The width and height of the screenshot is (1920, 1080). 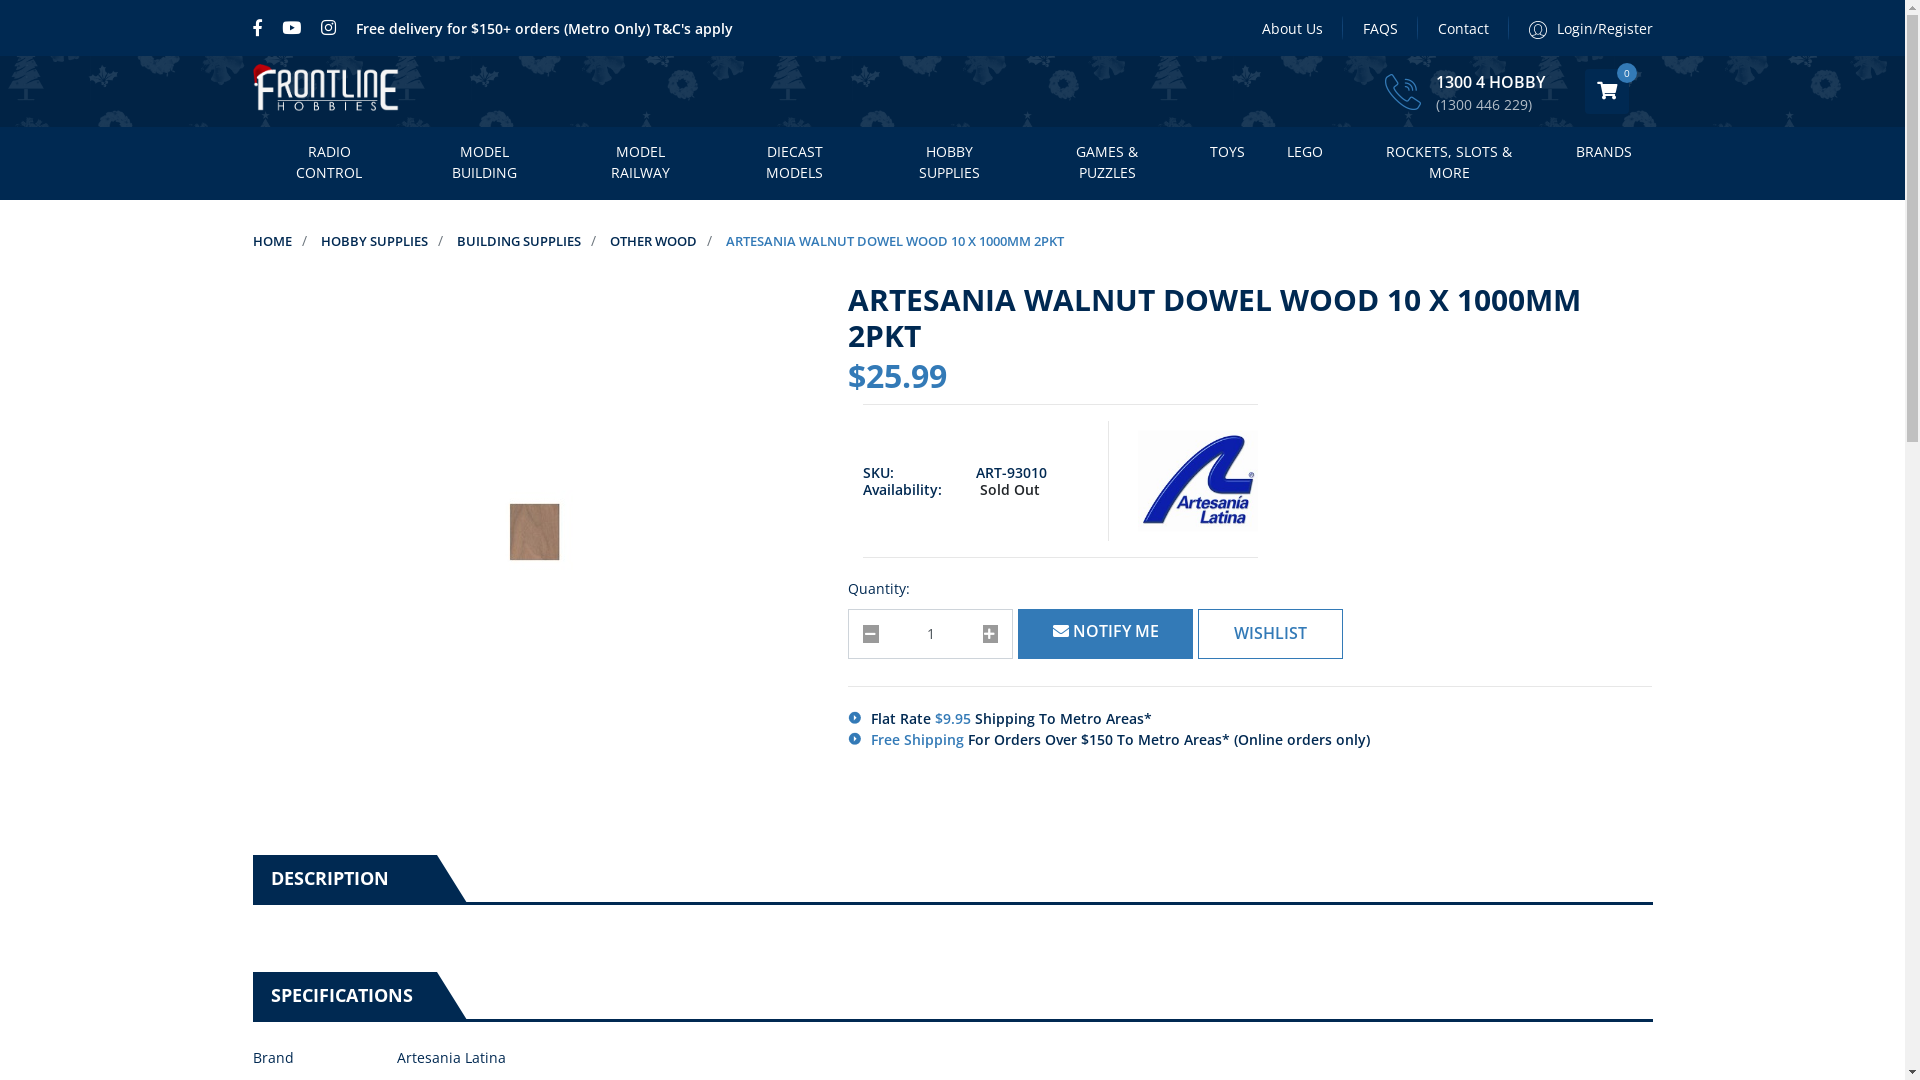 What do you see at coordinates (793, 162) in the screenshot?
I see `'DIECAST MODELS'` at bounding box center [793, 162].